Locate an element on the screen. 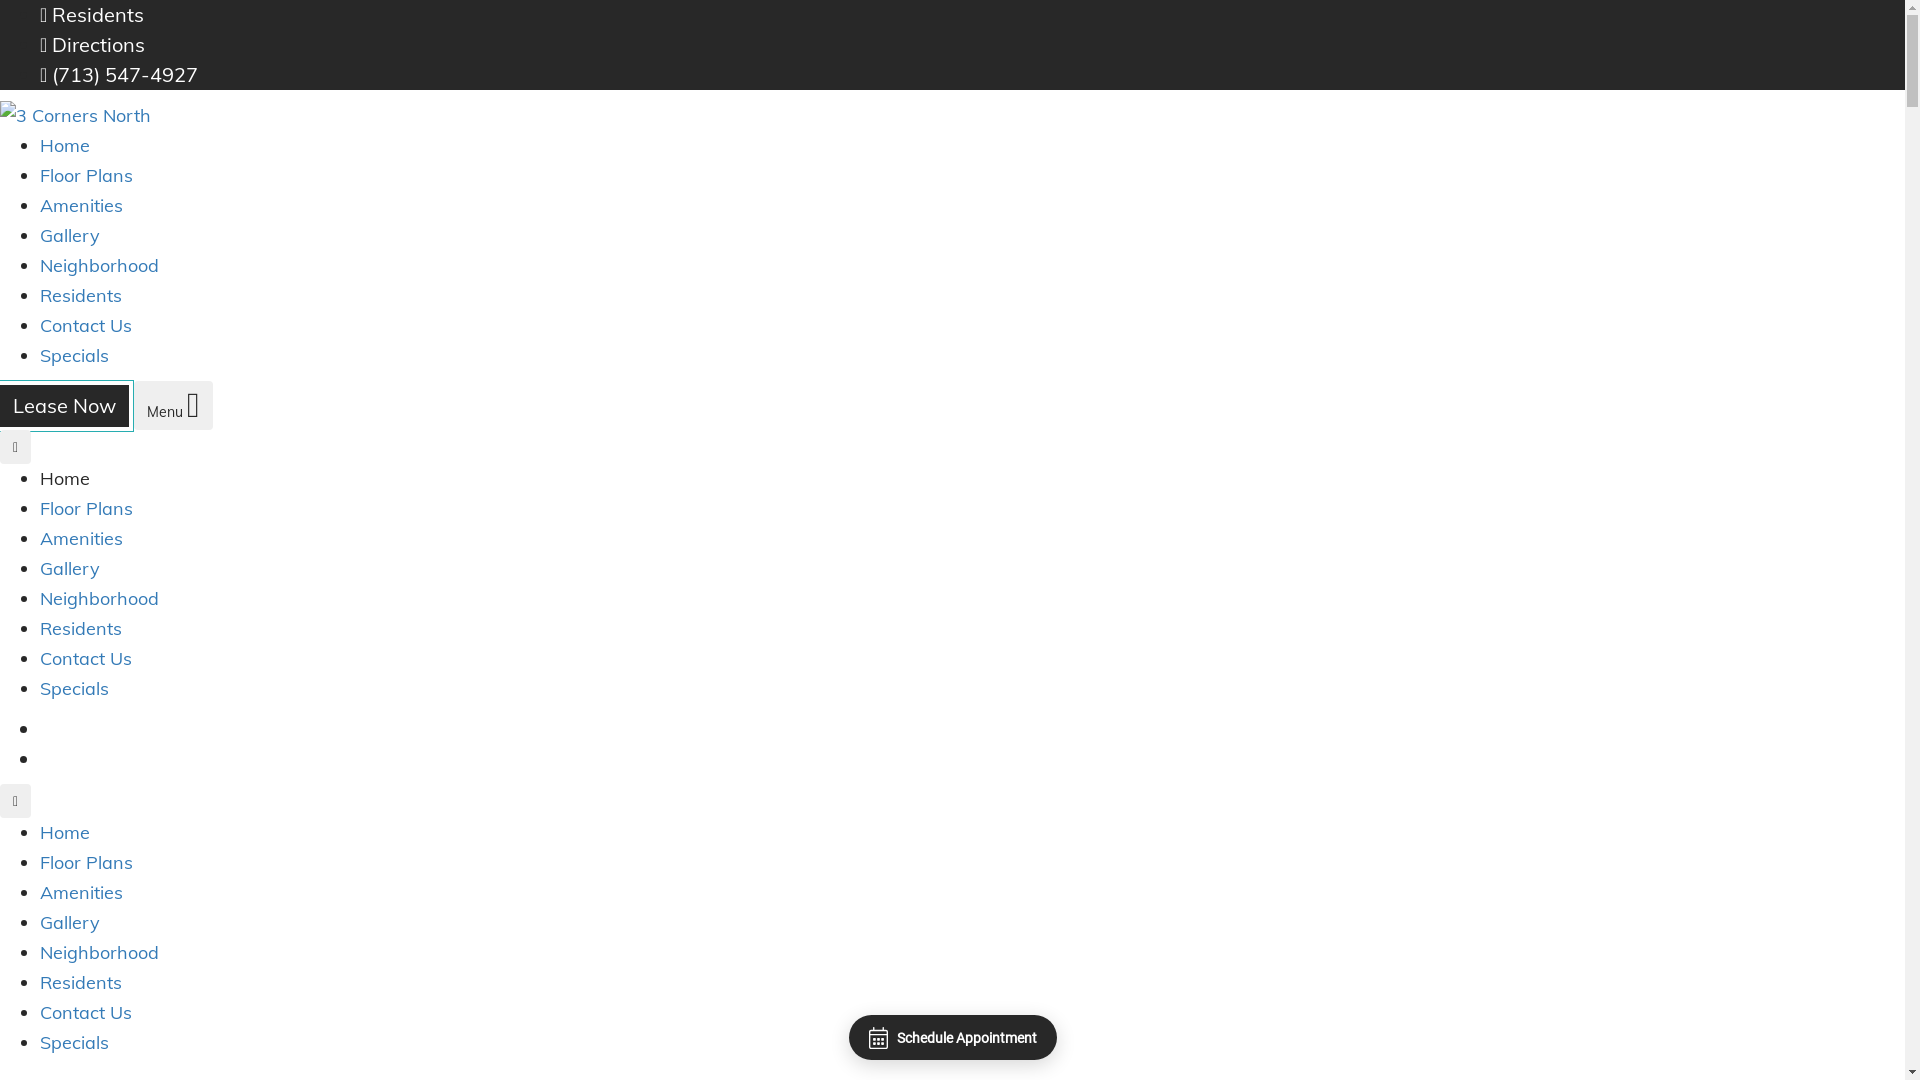 The height and width of the screenshot is (1080, 1920). 'Directions' is located at coordinates (39, 44).